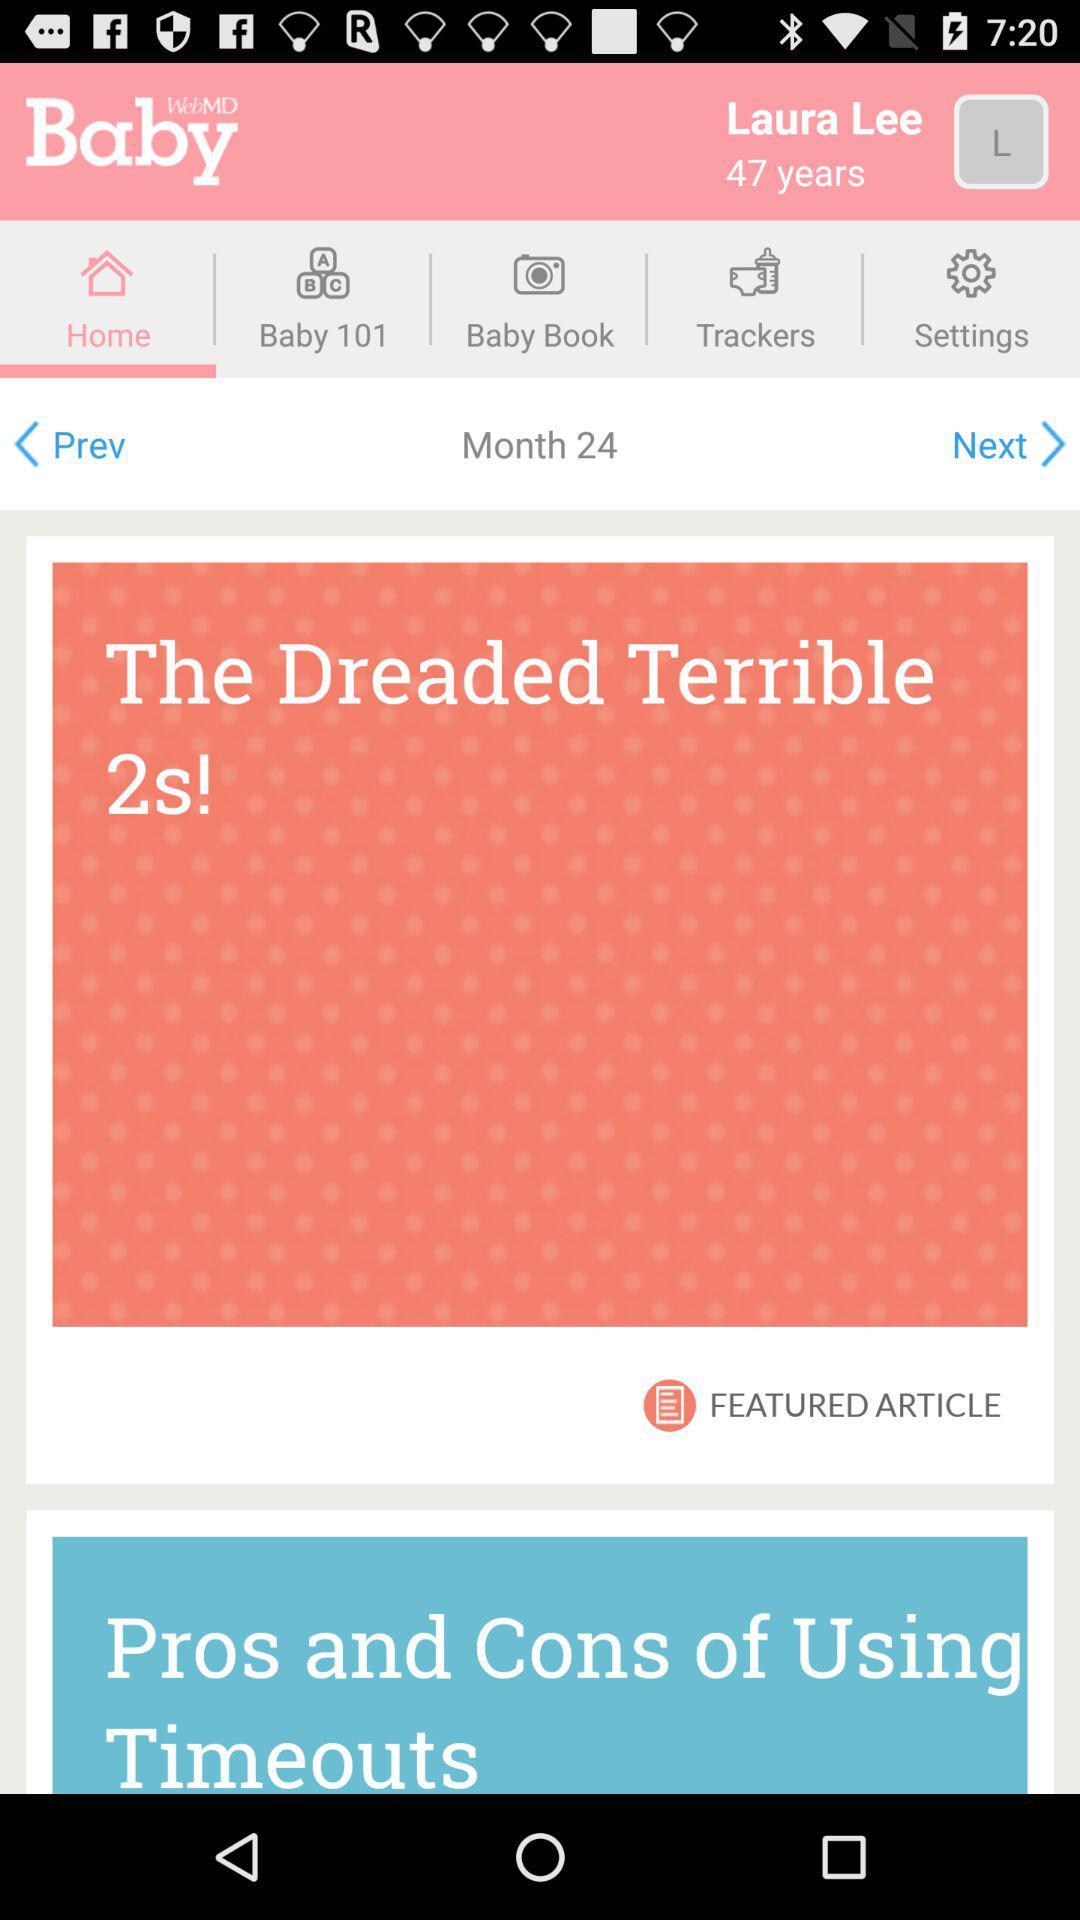 This screenshot has height=1920, width=1080. What do you see at coordinates (540, 298) in the screenshot?
I see `the text box which says baby book` at bounding box center [540, 298].